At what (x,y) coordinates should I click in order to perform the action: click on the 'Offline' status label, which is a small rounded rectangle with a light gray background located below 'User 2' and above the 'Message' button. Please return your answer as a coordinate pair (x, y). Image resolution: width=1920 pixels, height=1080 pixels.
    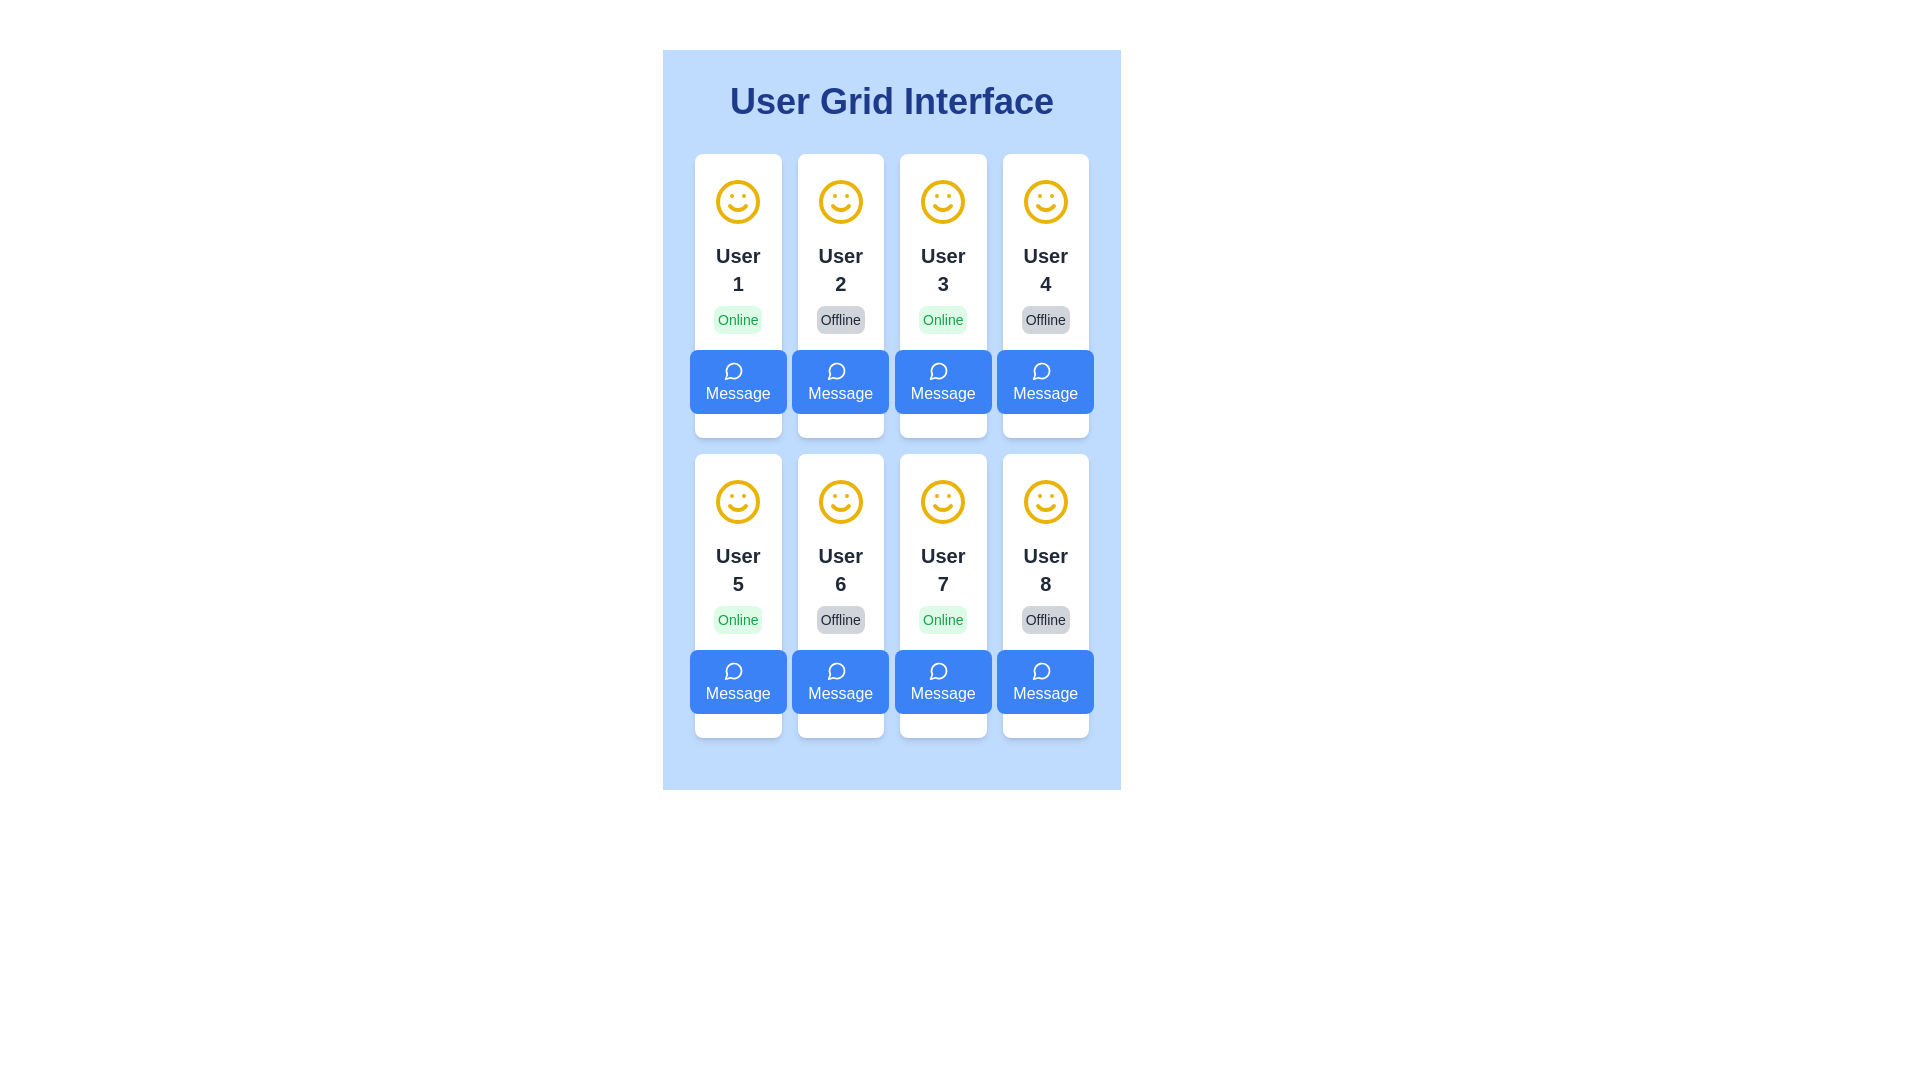
    Looking at the image, I should click on (840, 319).